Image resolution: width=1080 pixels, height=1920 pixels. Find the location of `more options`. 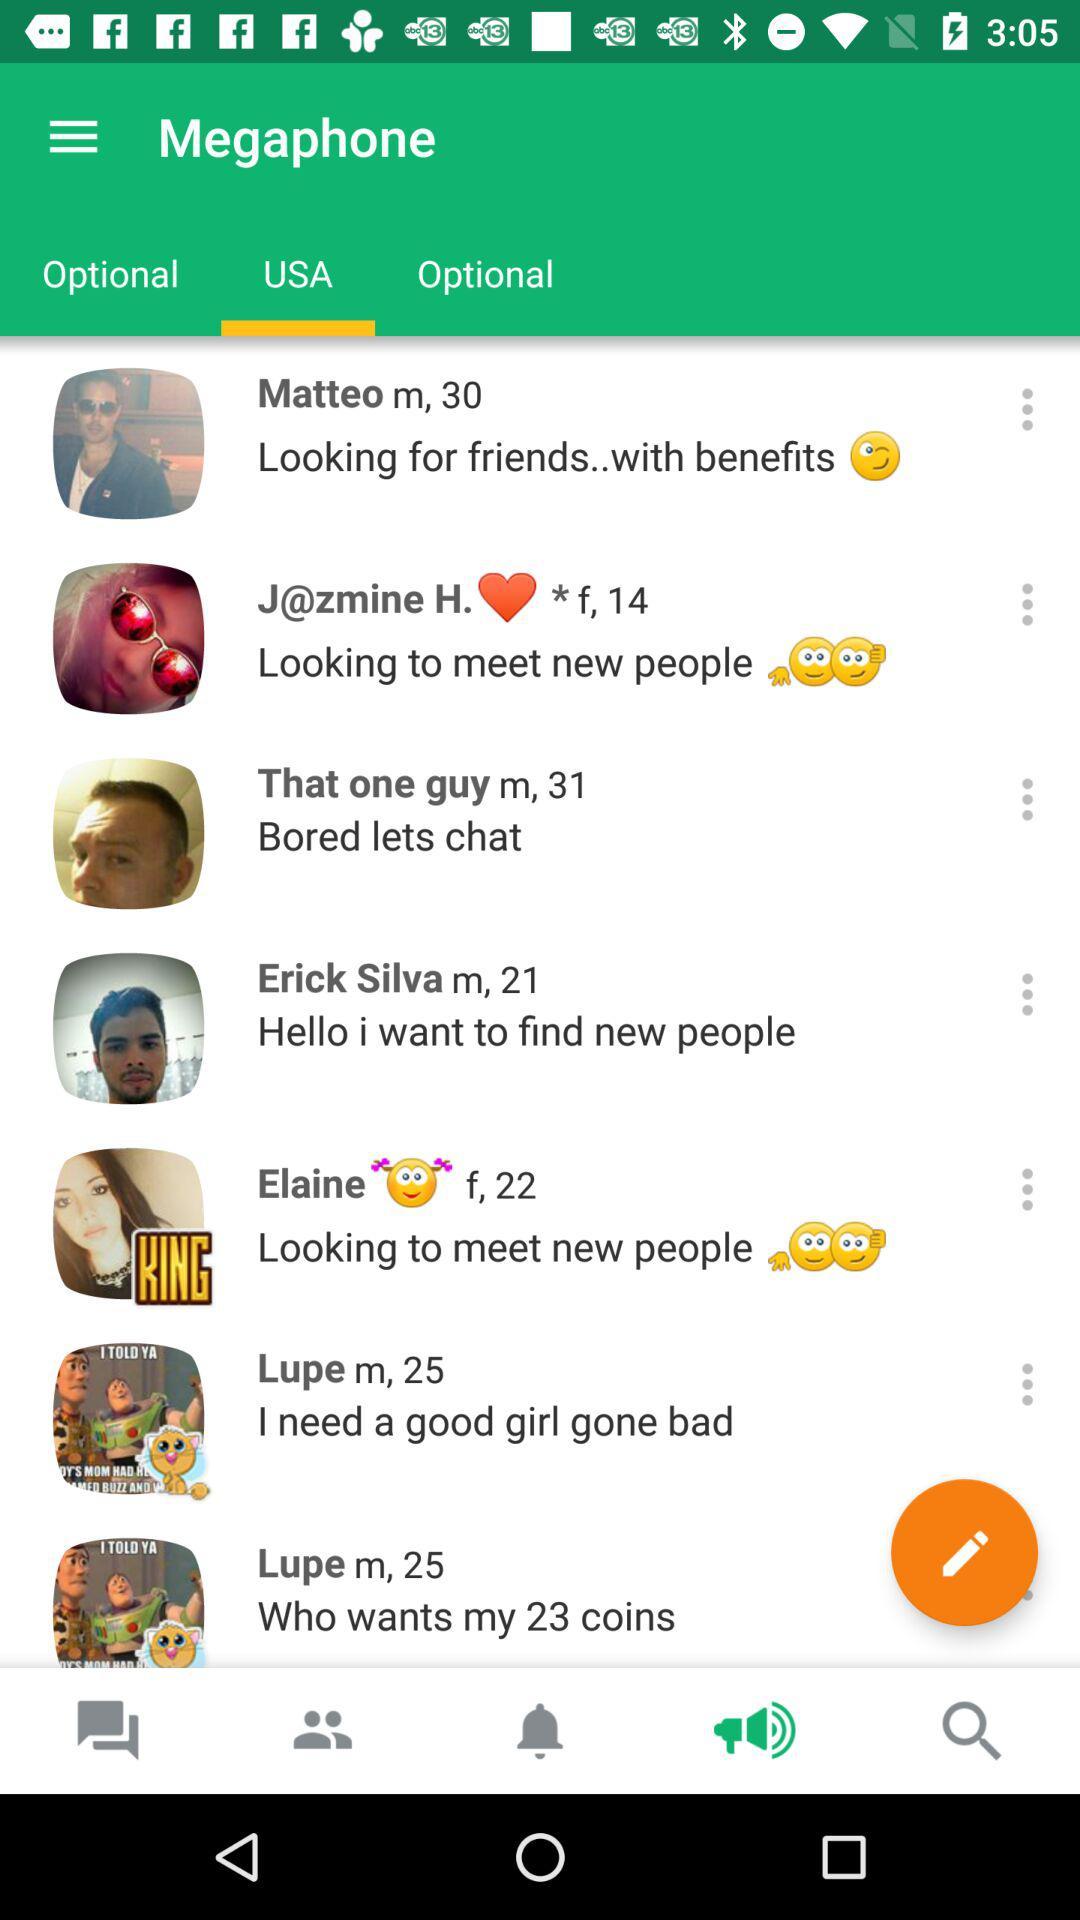

more options is located at coordinates (1027, 798).